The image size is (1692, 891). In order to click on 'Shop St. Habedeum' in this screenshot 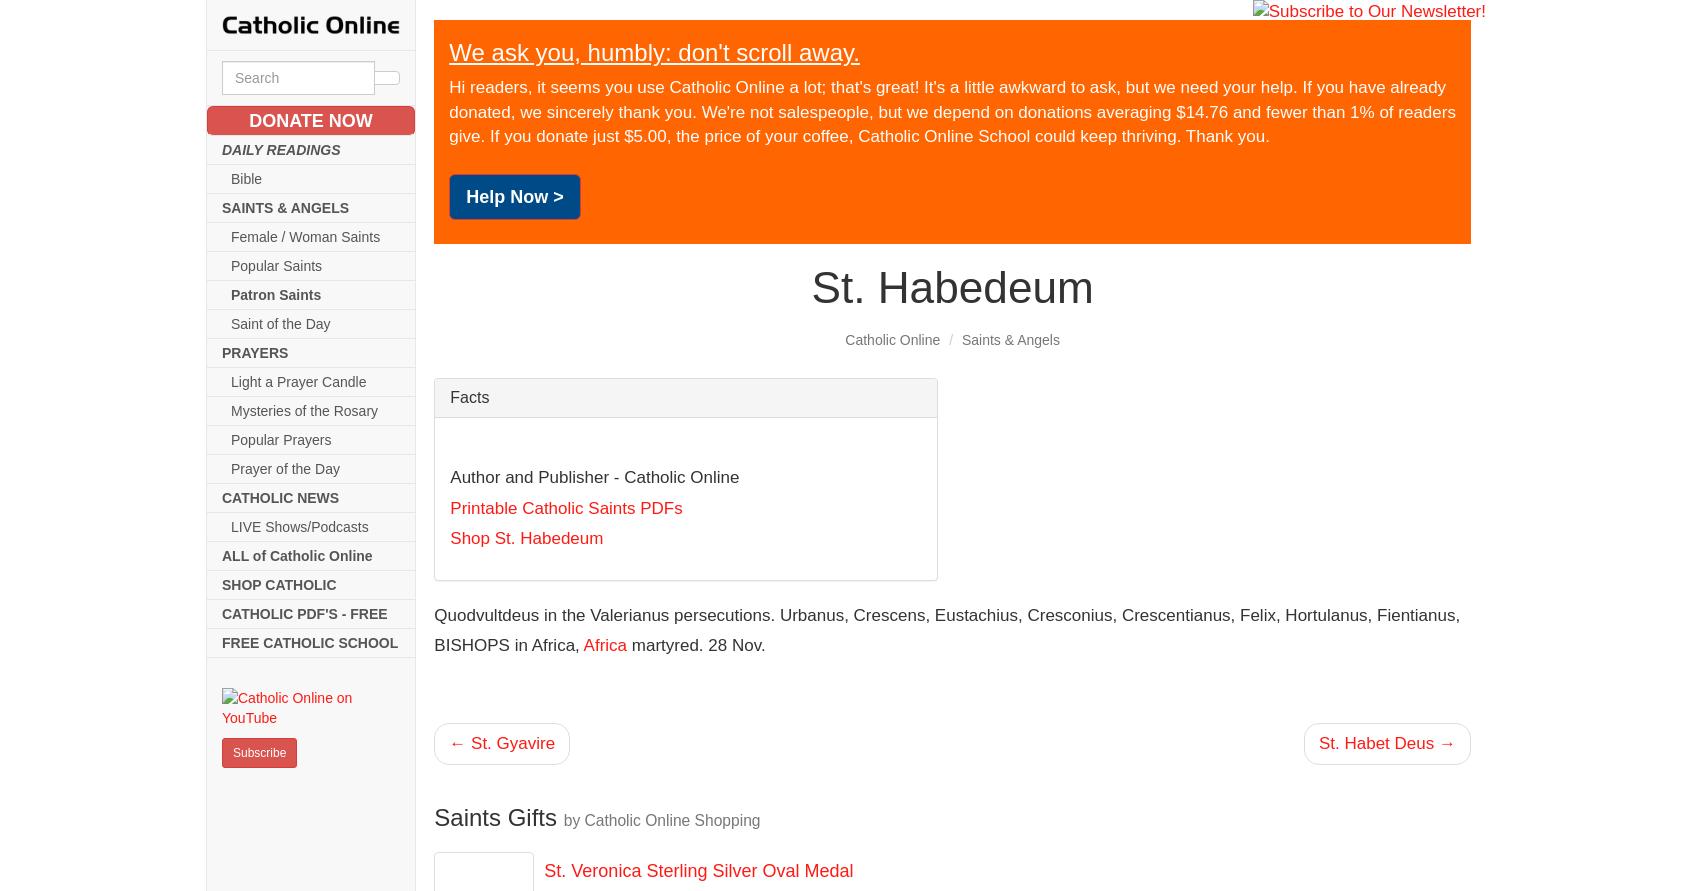, I will do `click(526, 538)`.